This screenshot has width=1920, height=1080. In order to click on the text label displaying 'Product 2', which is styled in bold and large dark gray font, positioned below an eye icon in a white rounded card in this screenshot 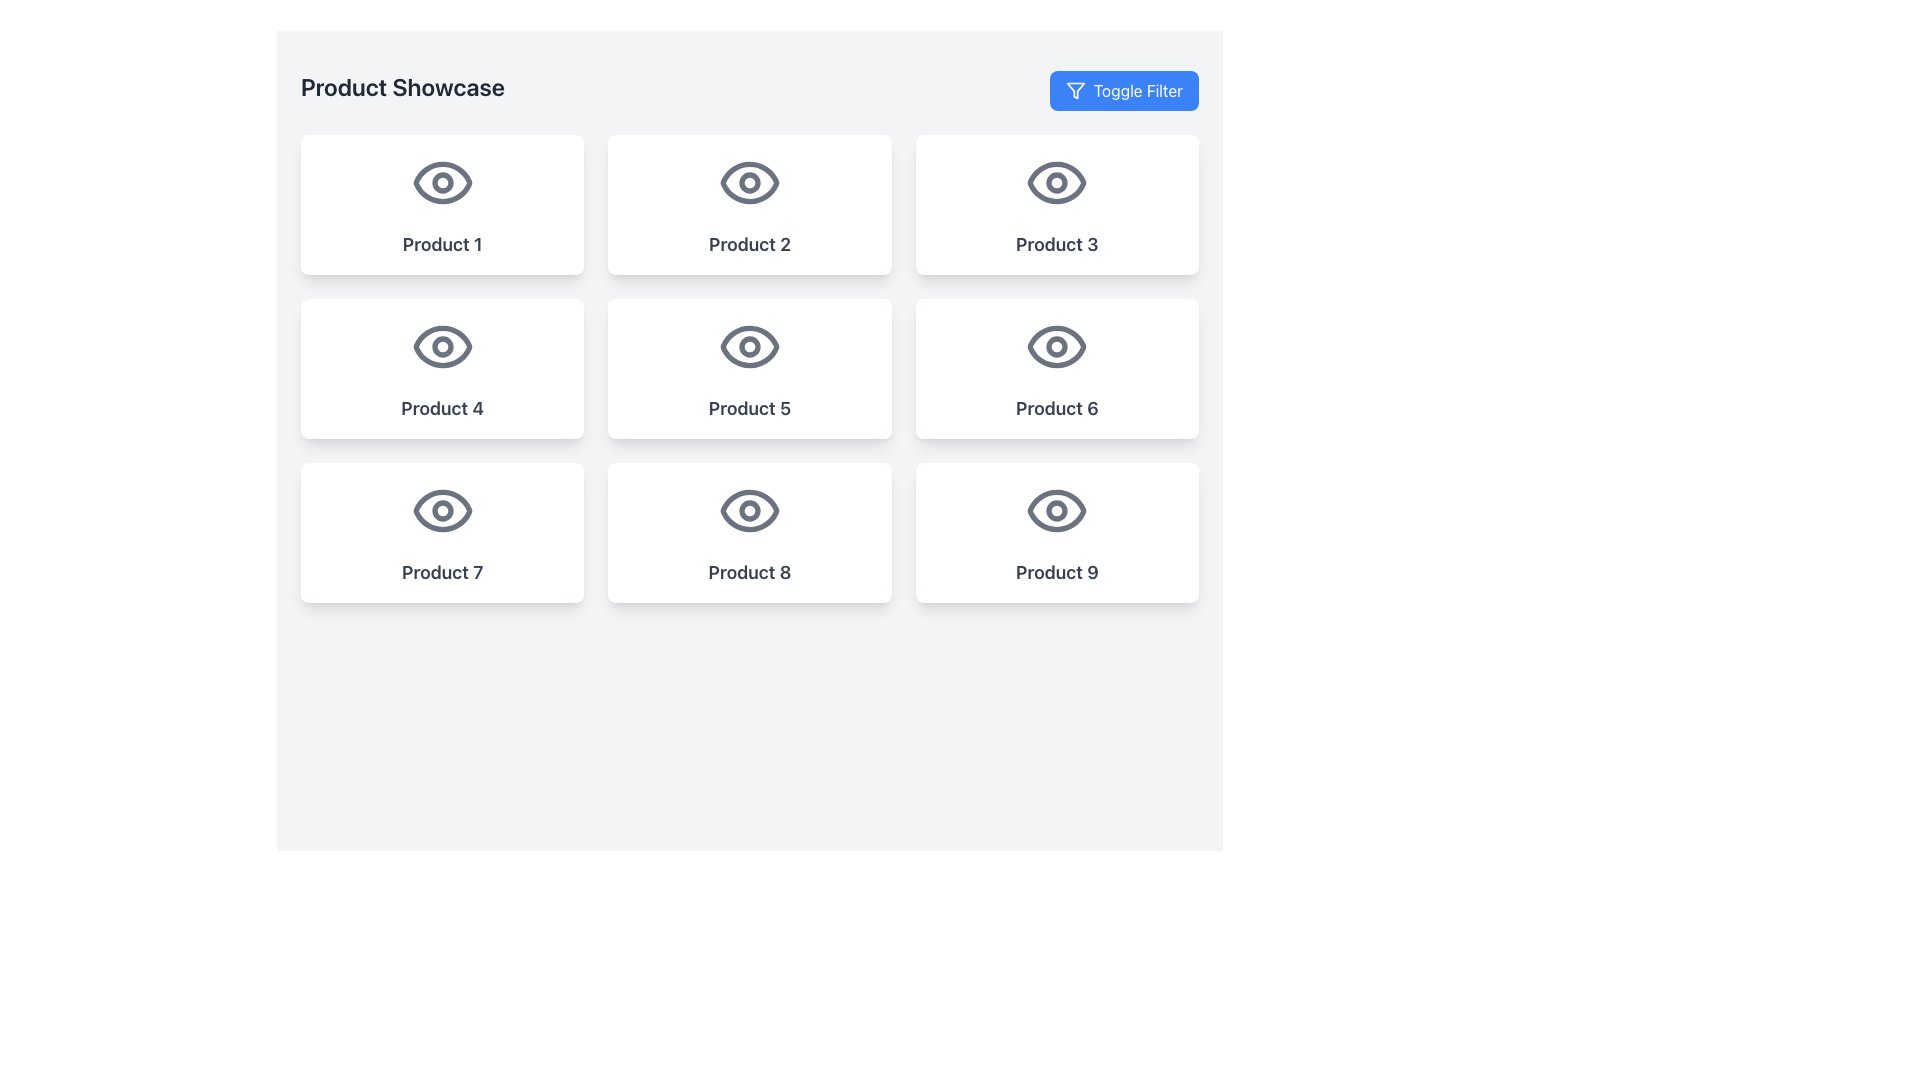, I will do `click(748, 244)`.